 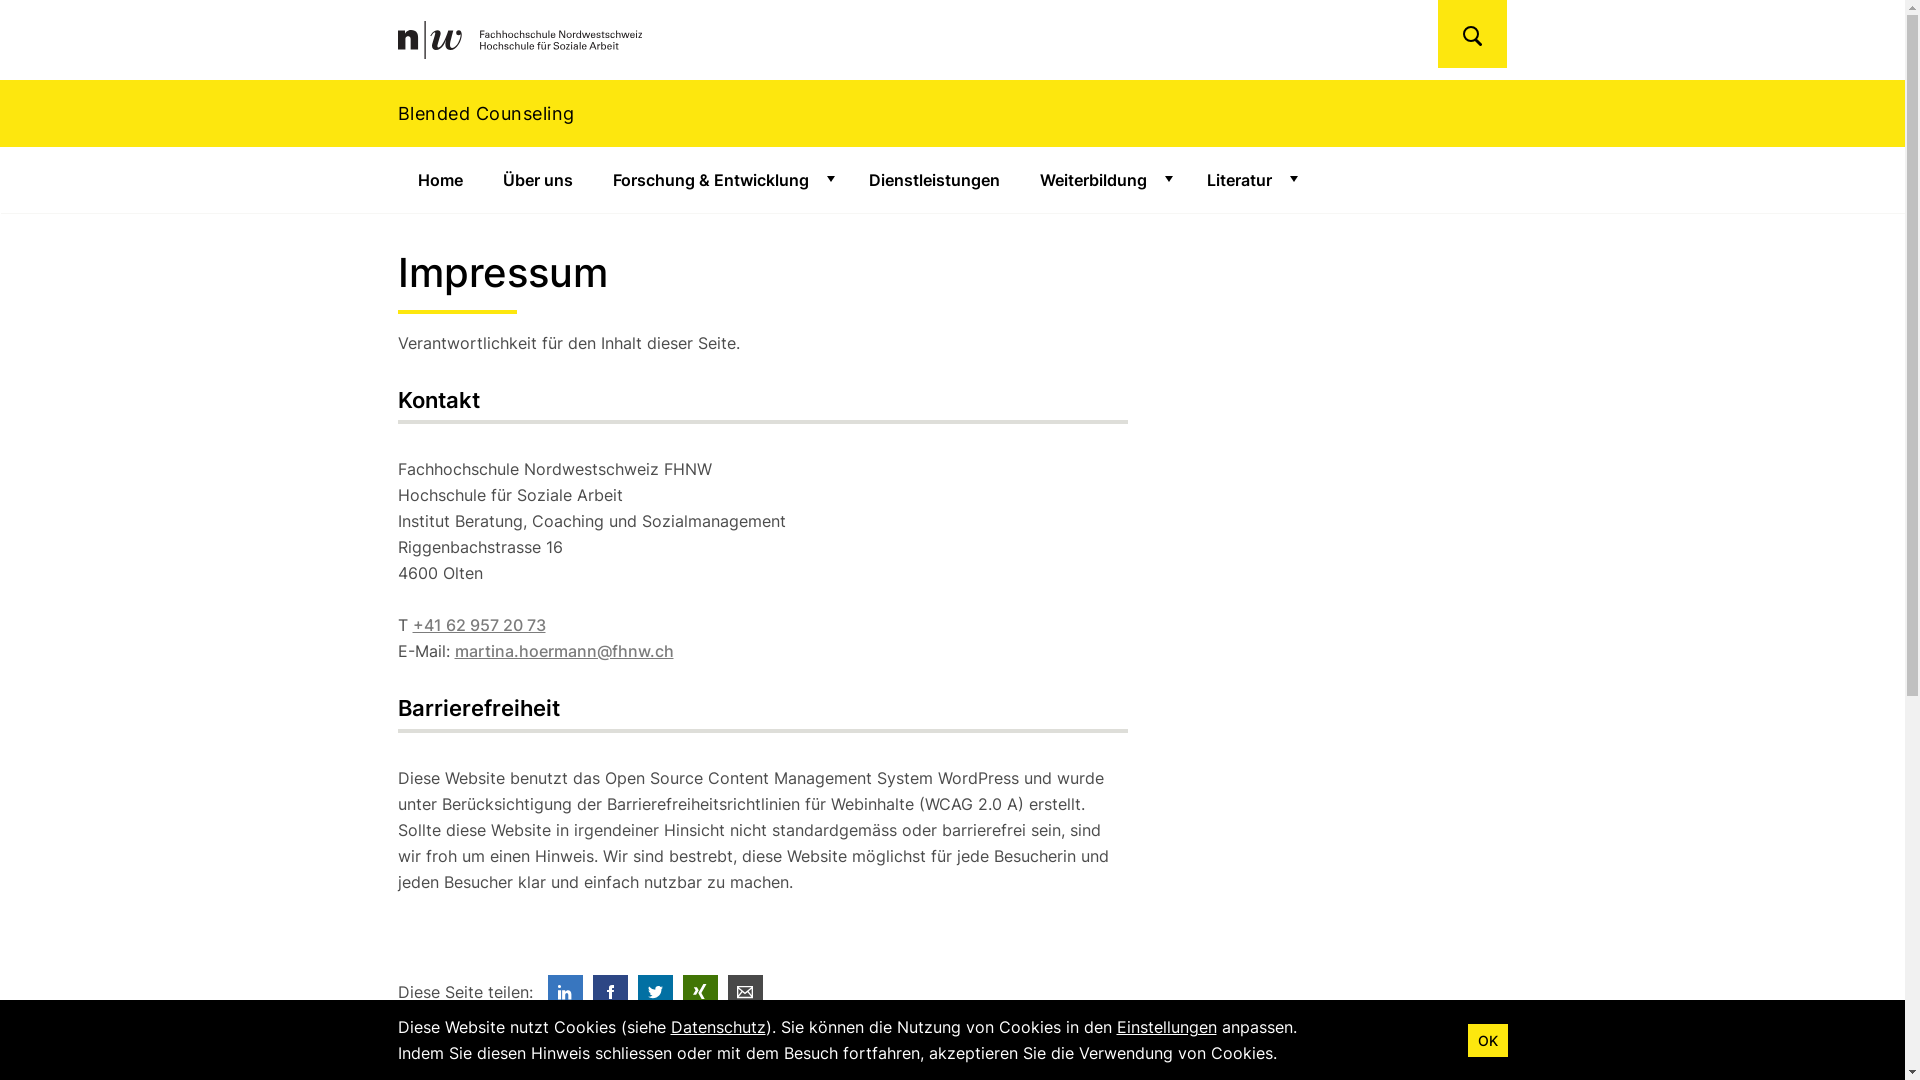 What do you see at coordinates (562, 651) in the screenshot?
I see `'martina.hoermann@fhnw.ch'` at bounding box center [562, 651].